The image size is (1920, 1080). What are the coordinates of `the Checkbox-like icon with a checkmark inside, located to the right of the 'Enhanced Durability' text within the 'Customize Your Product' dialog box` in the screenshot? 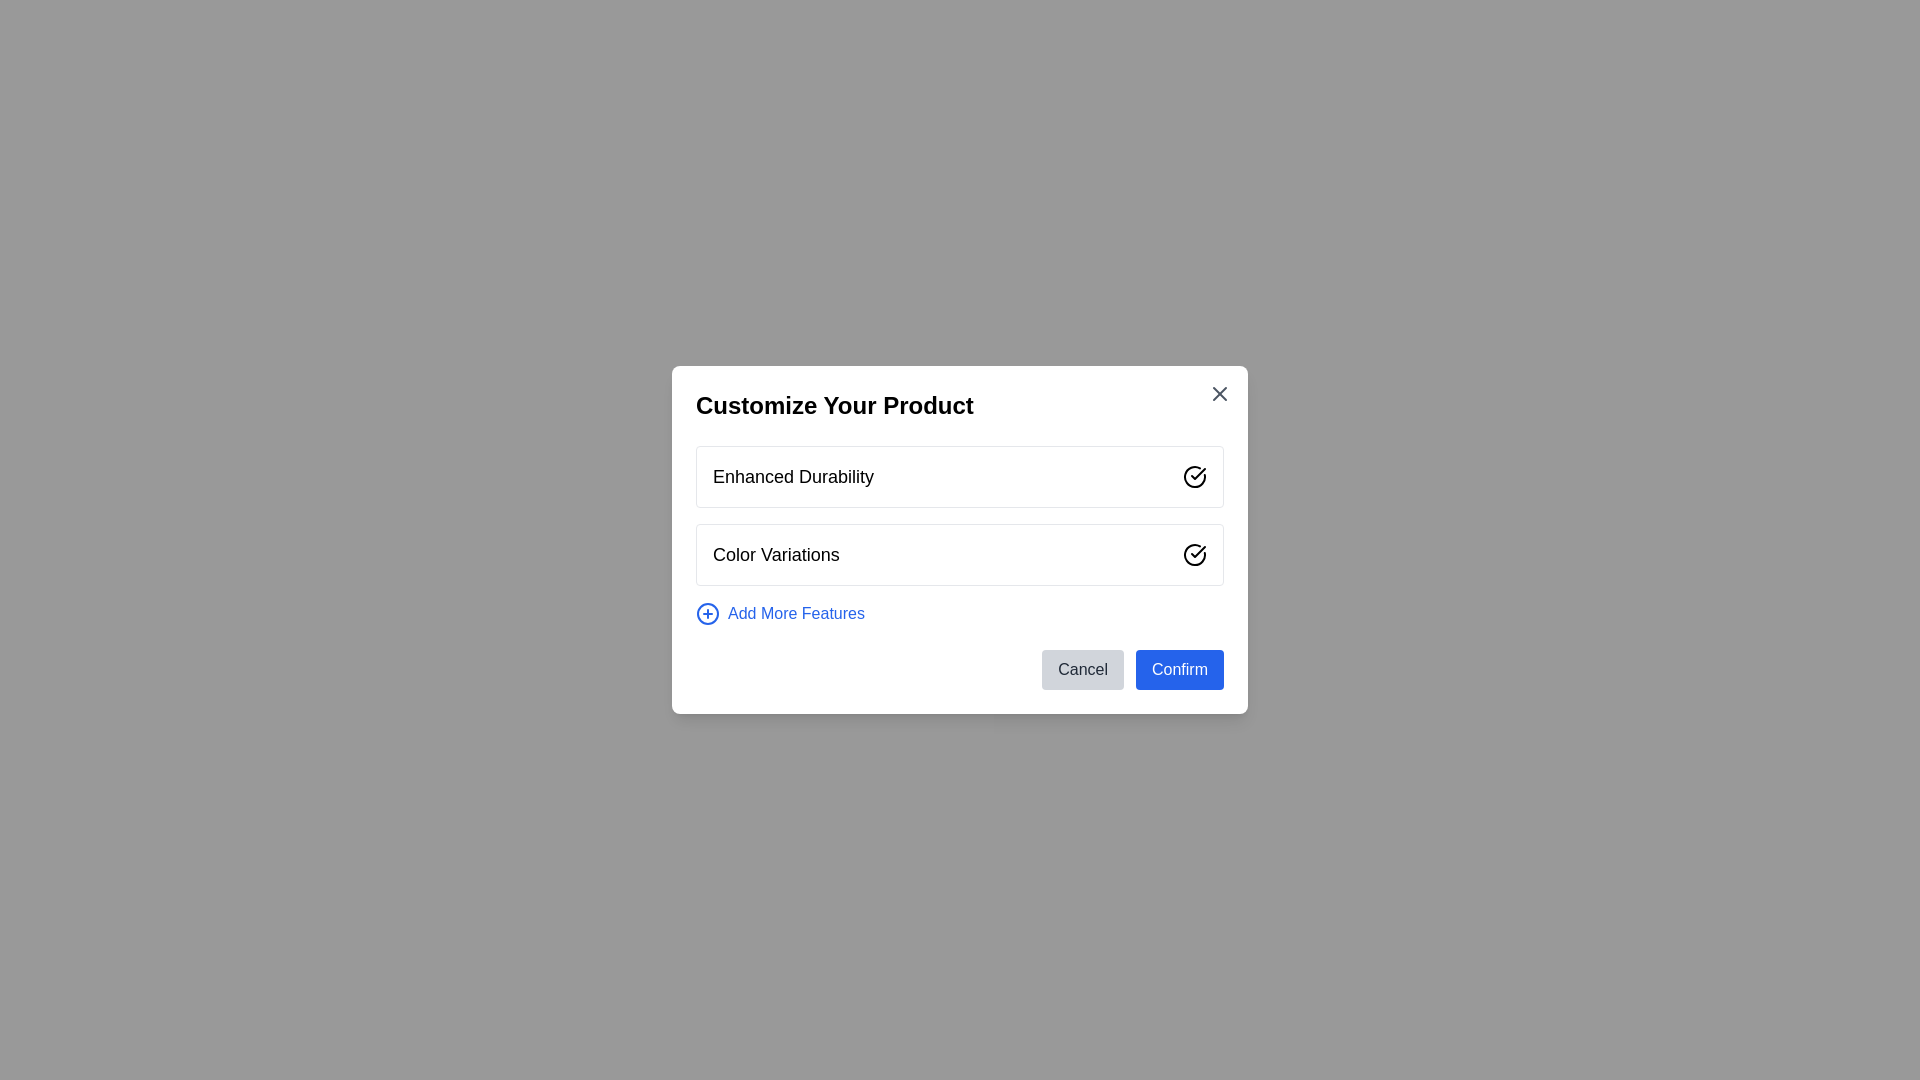 It's located at (1195, 477).